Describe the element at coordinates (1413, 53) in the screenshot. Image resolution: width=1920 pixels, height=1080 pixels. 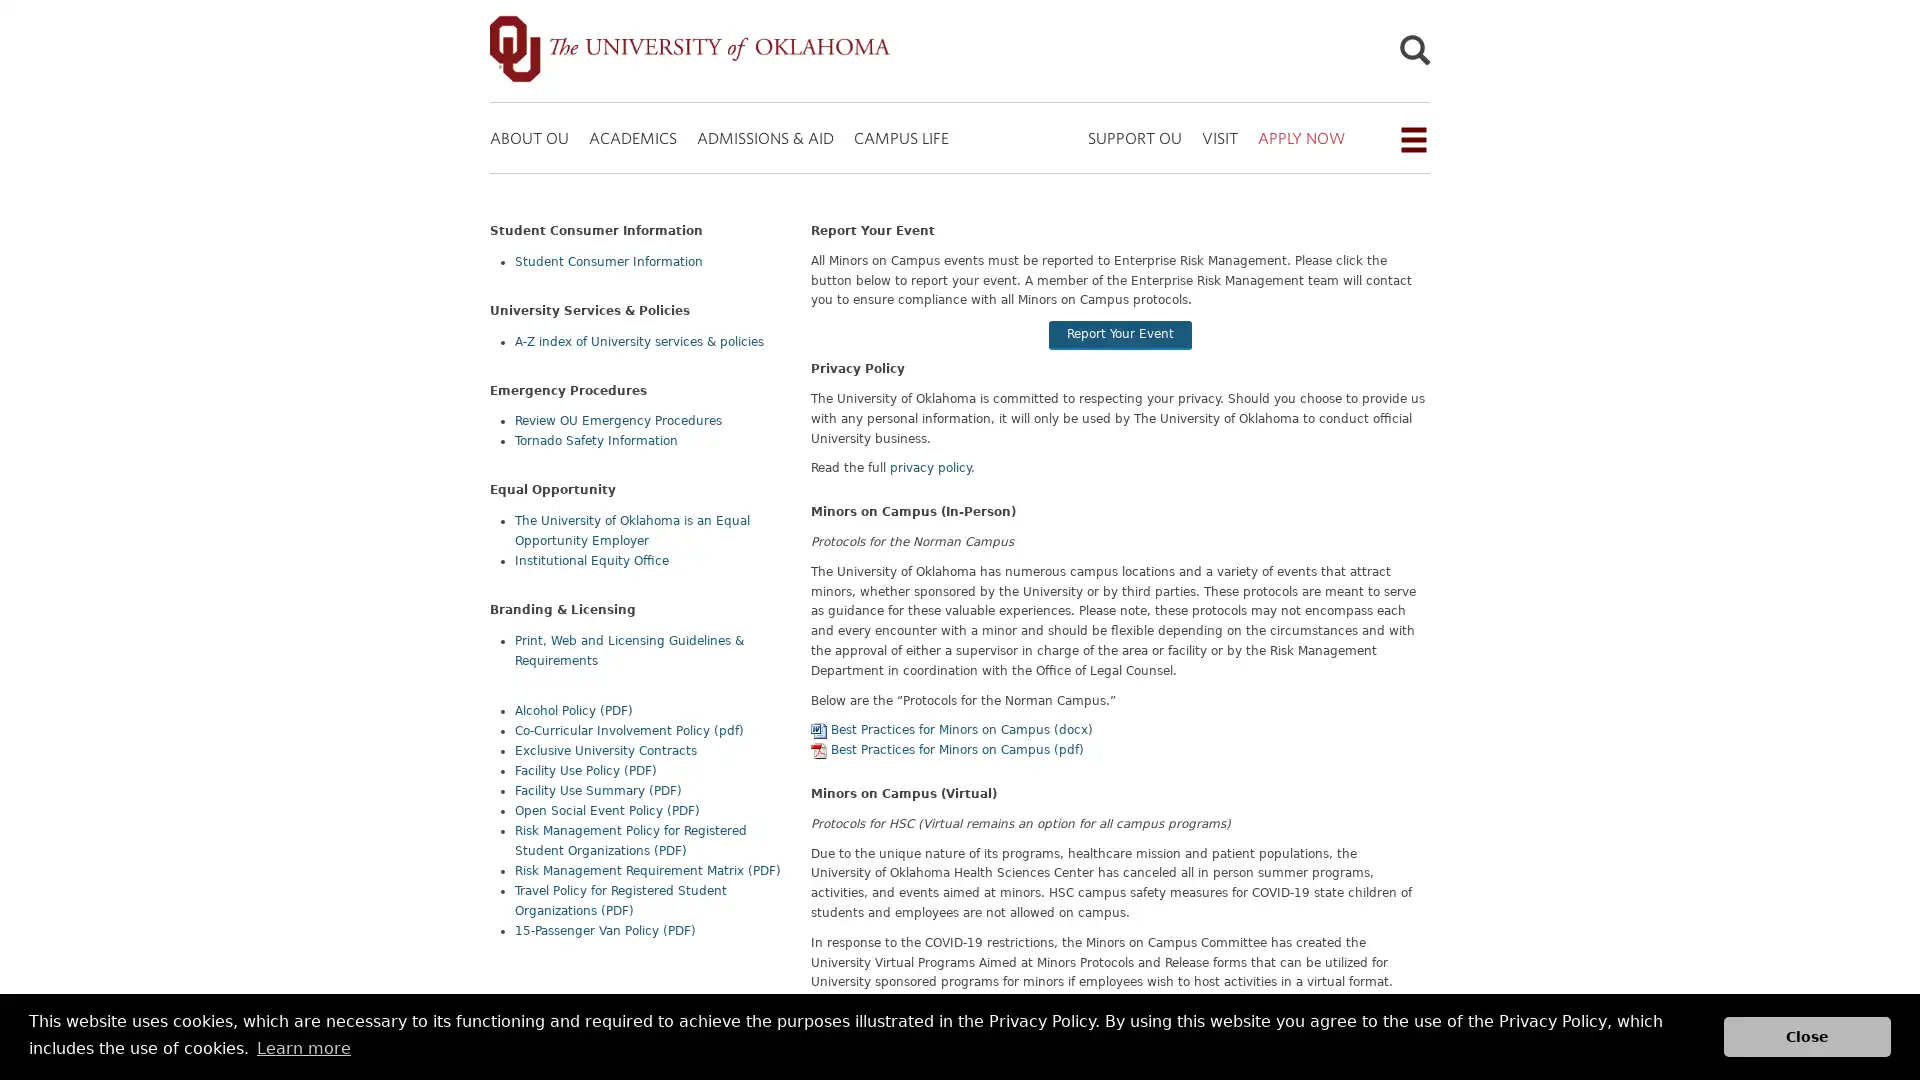
I see `Open Search` at that location.